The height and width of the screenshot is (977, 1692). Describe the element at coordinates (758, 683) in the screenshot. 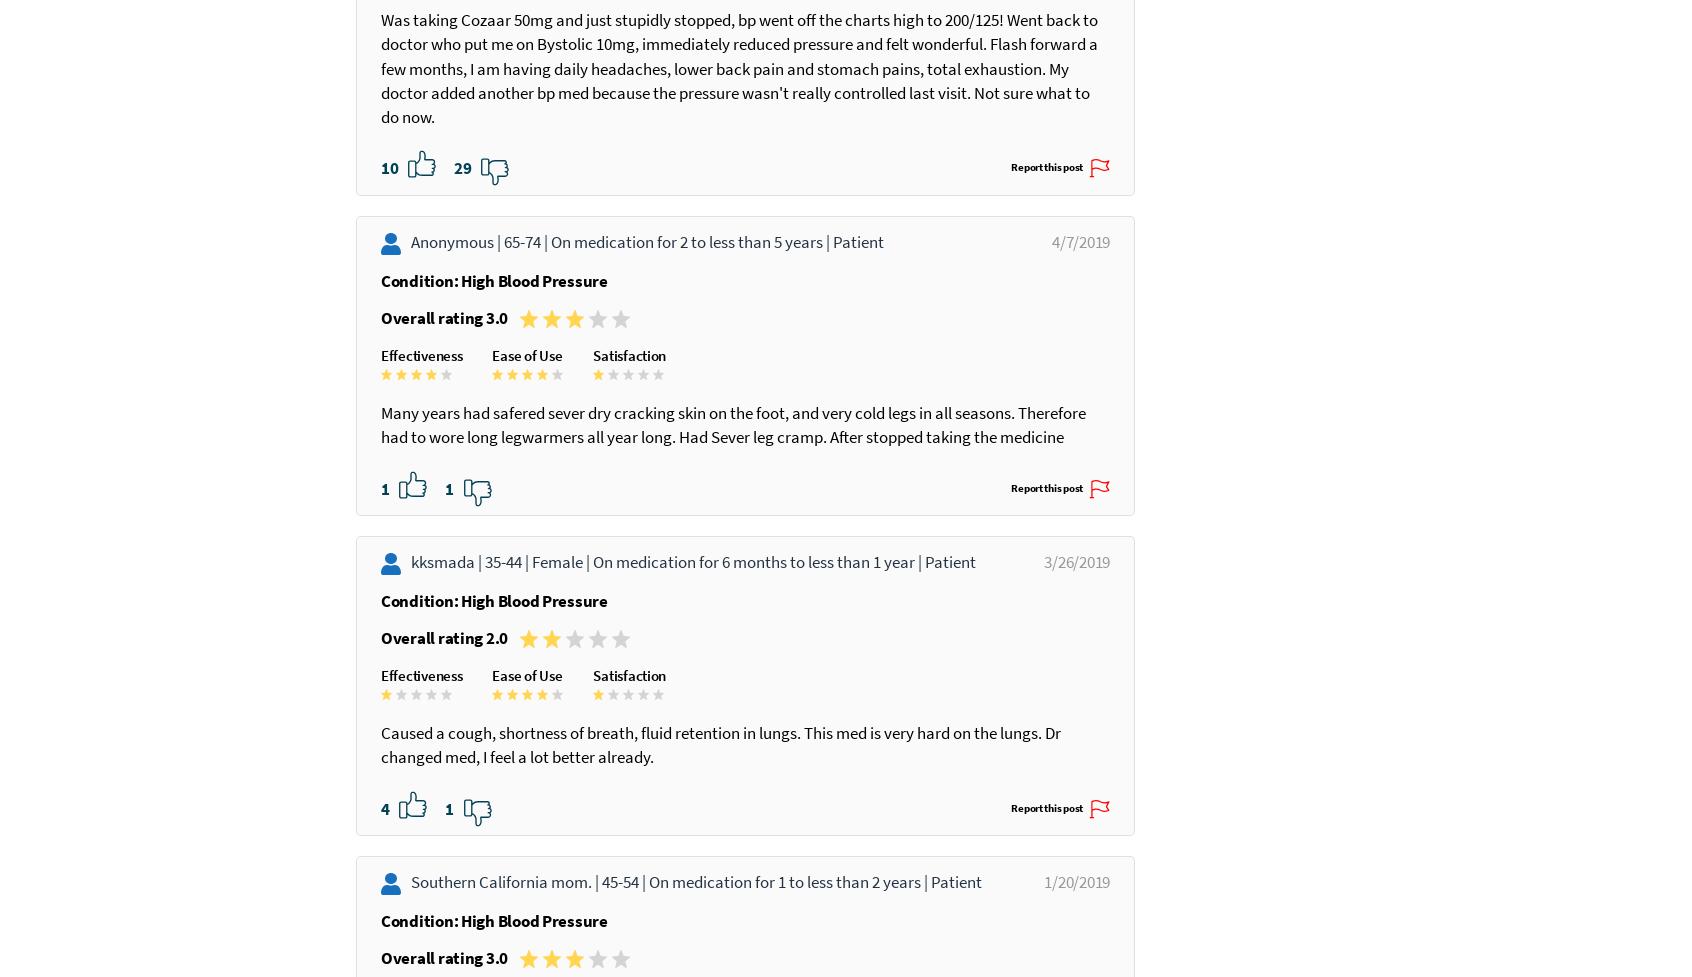

I see `'On medication for 6 months to less than 1 year |'` at that location.